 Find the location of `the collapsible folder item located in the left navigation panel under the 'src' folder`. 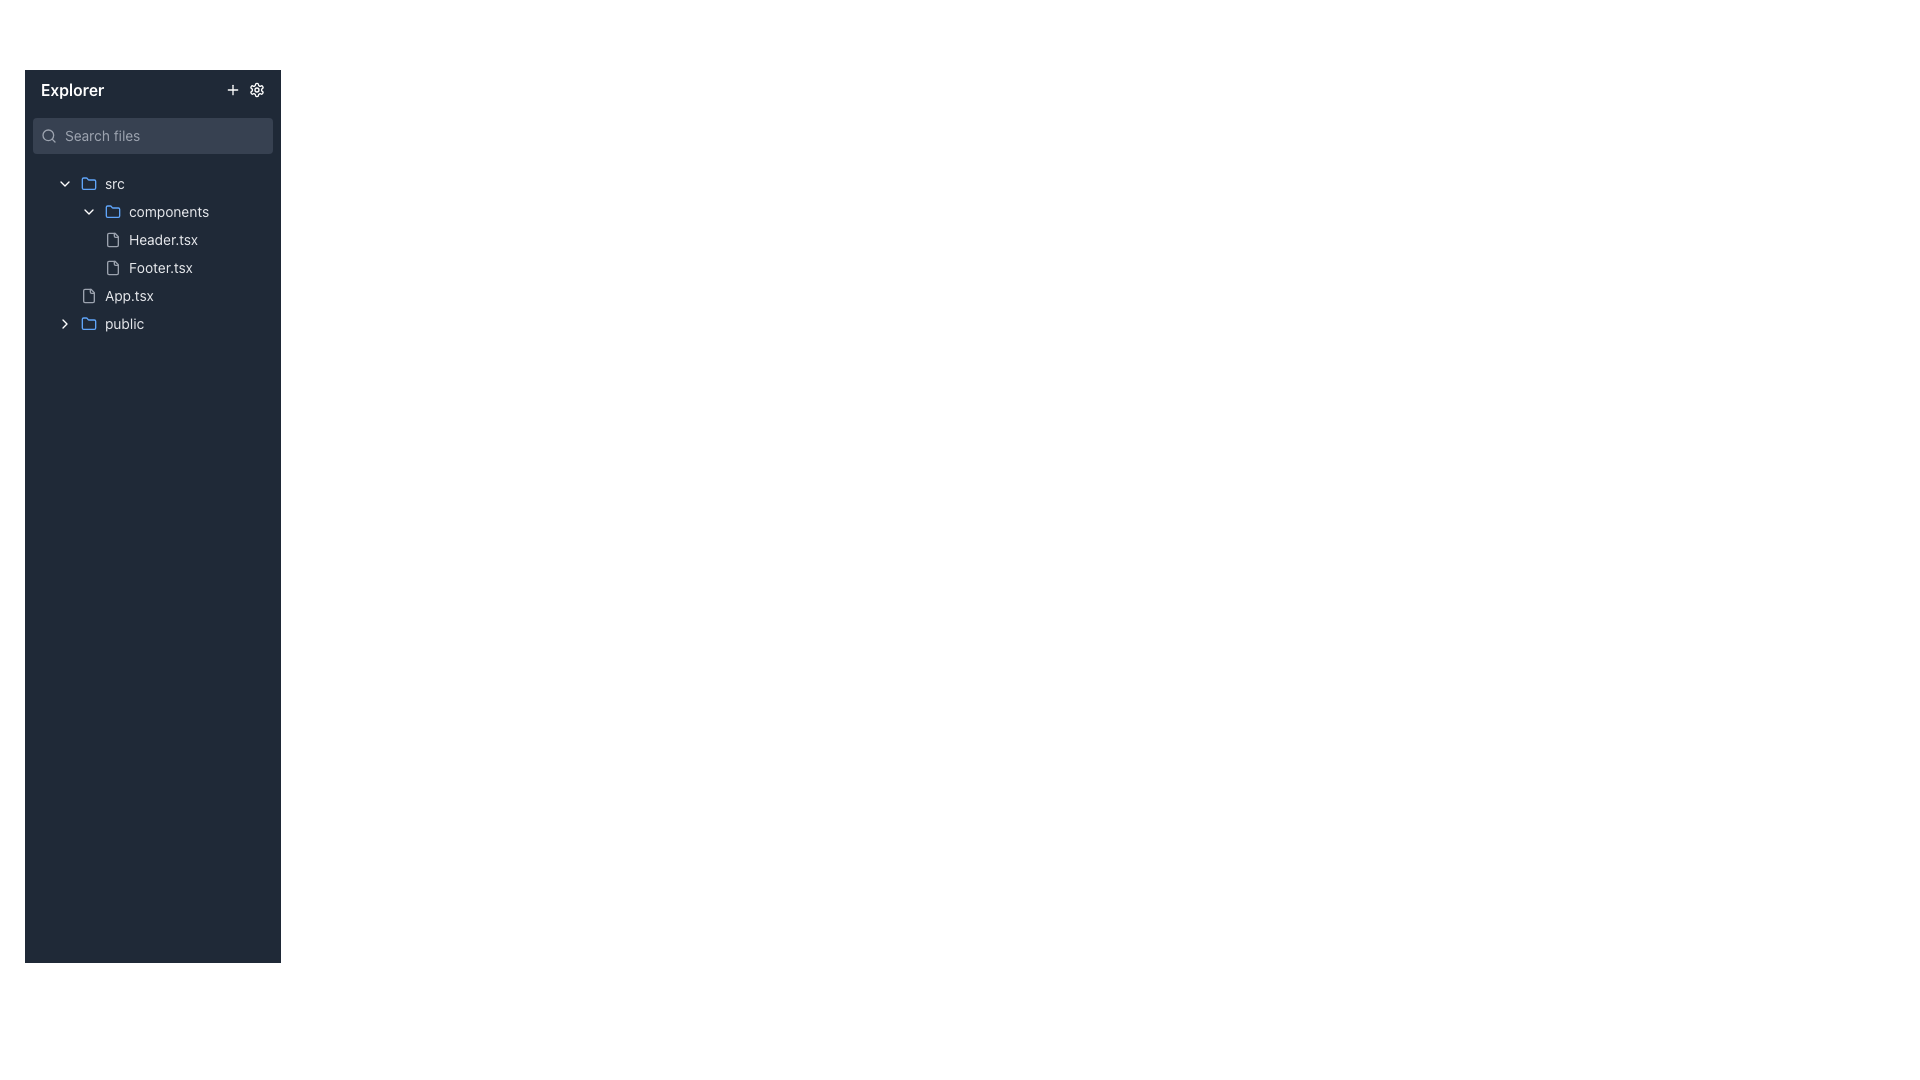

the collapsible folder item located in the left navigation panel under the 'src' folder is located at coordinates (172, 212).